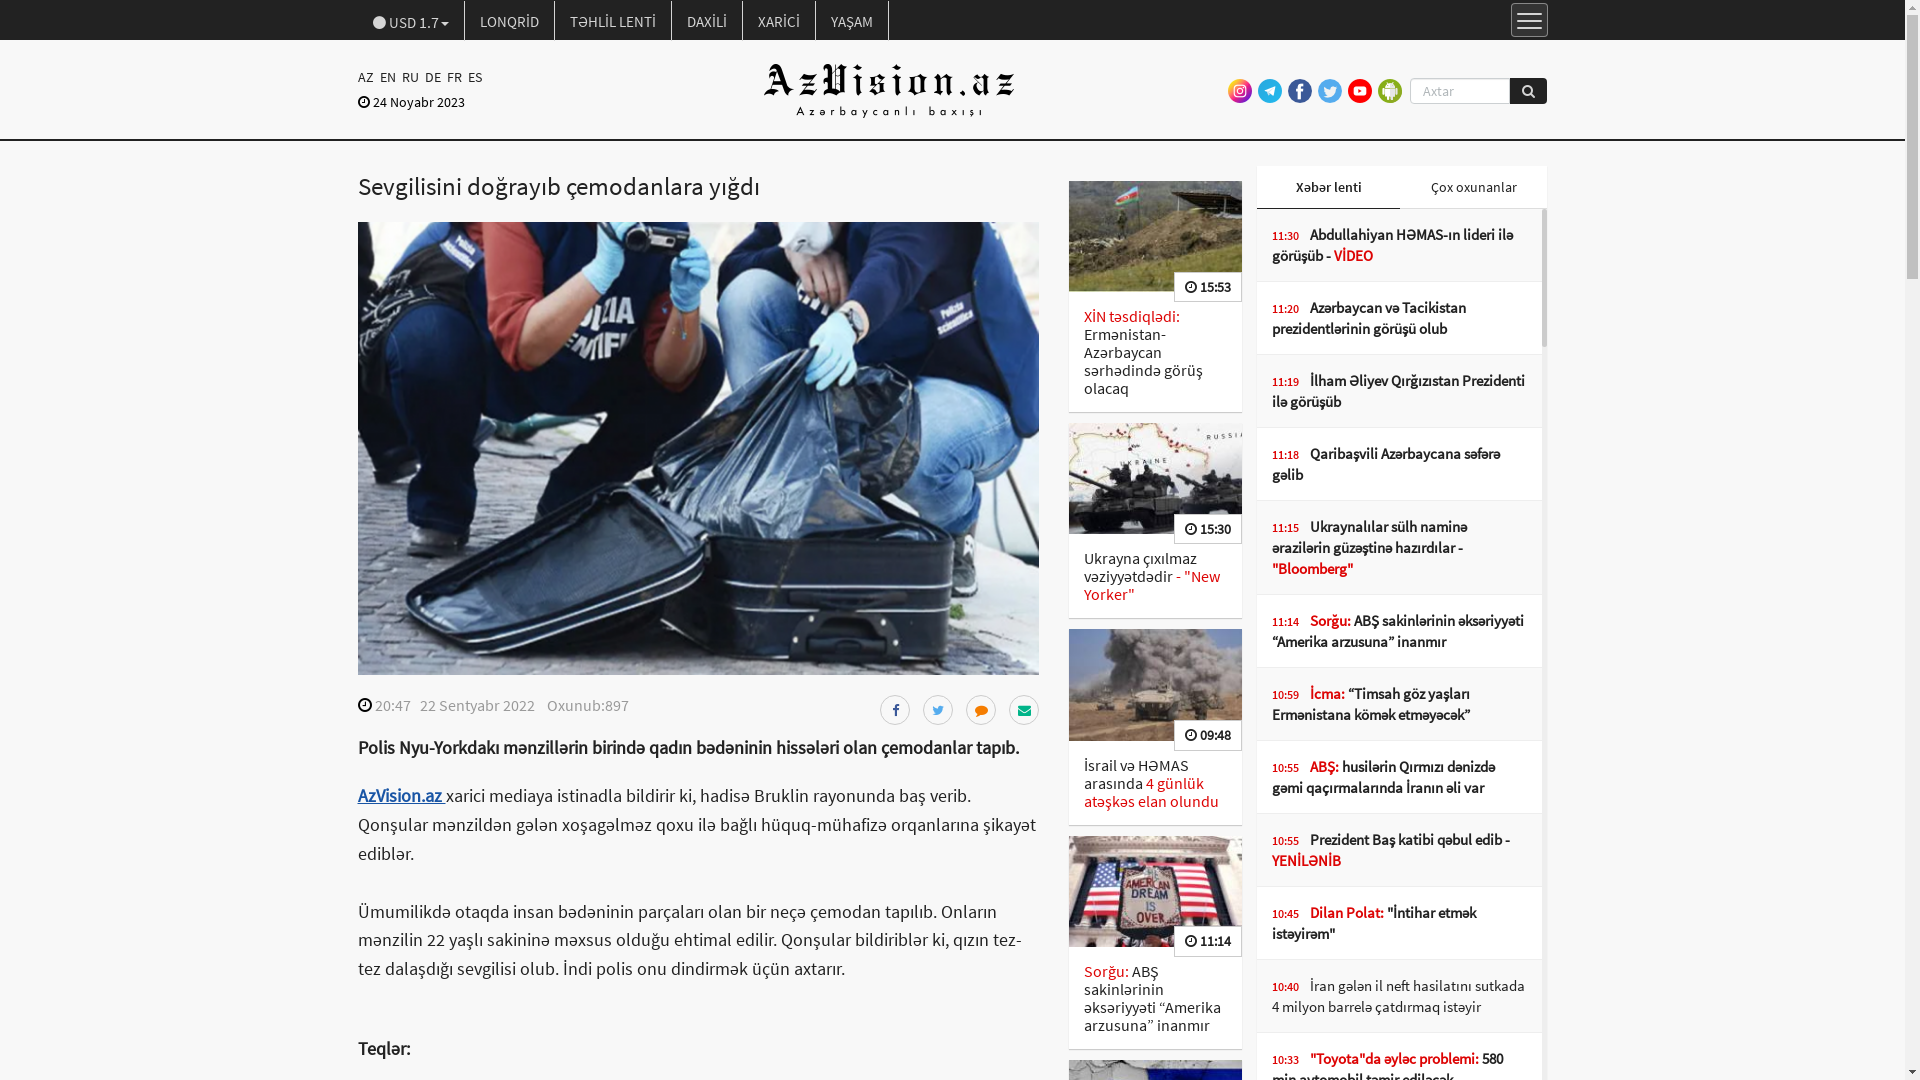  What do you see at coordinates (453, 76) in the screenshot?
I see `'FR'` at bounding box center [453, 76].